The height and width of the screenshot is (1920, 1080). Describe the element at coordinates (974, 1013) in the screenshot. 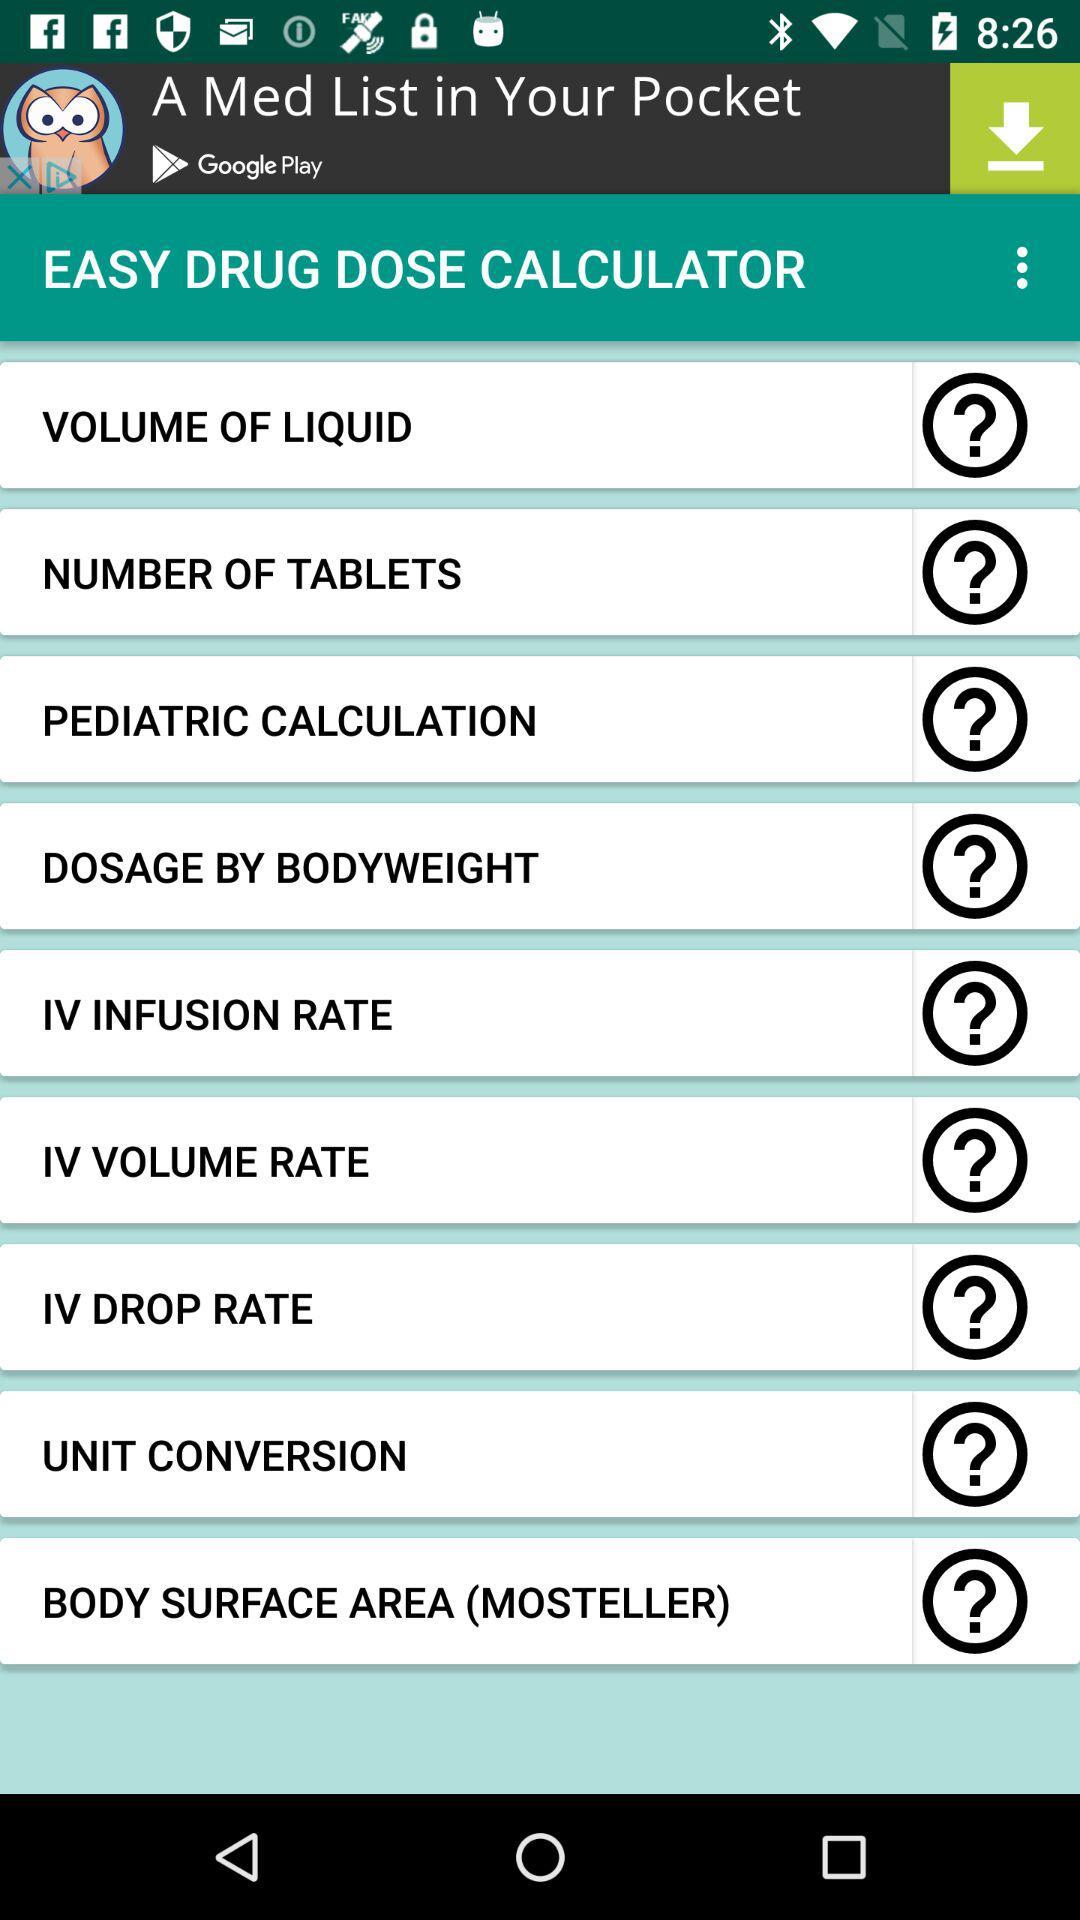

I see `show help on iv infusion rate` at that location.